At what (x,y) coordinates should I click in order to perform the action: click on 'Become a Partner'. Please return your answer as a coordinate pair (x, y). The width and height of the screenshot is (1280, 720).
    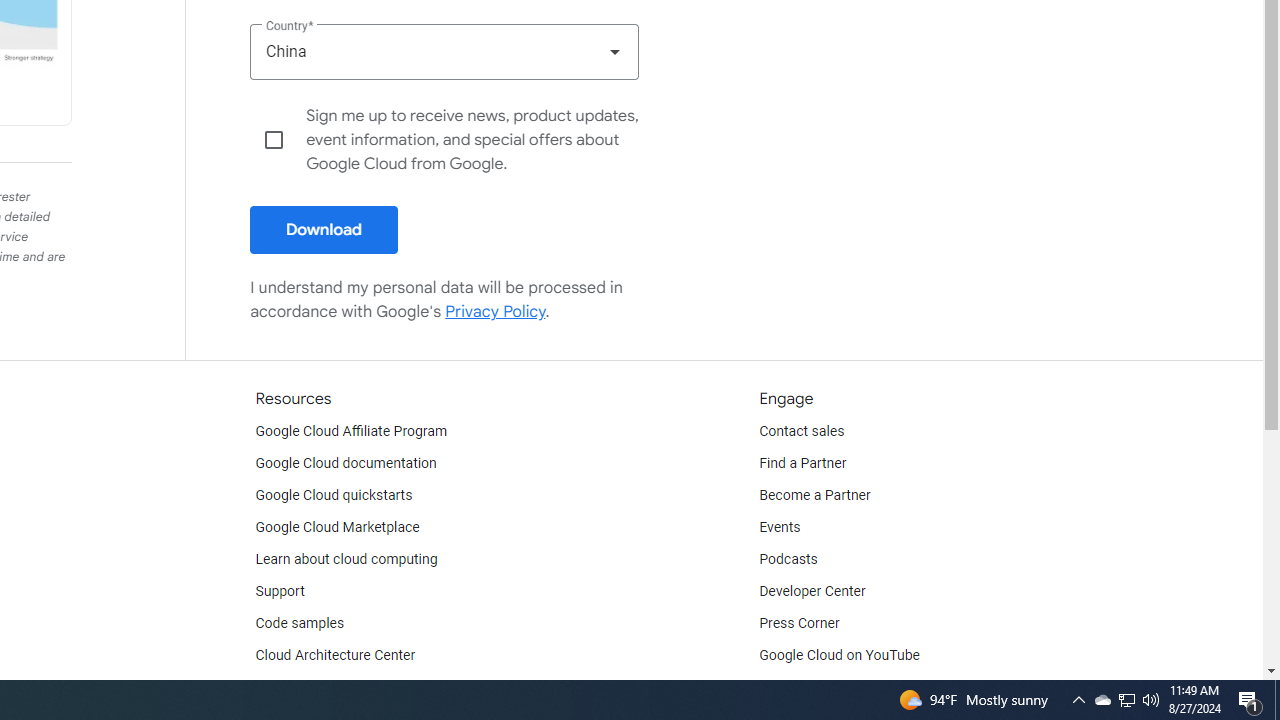
    Looking at the image, I should click on (814, 495).